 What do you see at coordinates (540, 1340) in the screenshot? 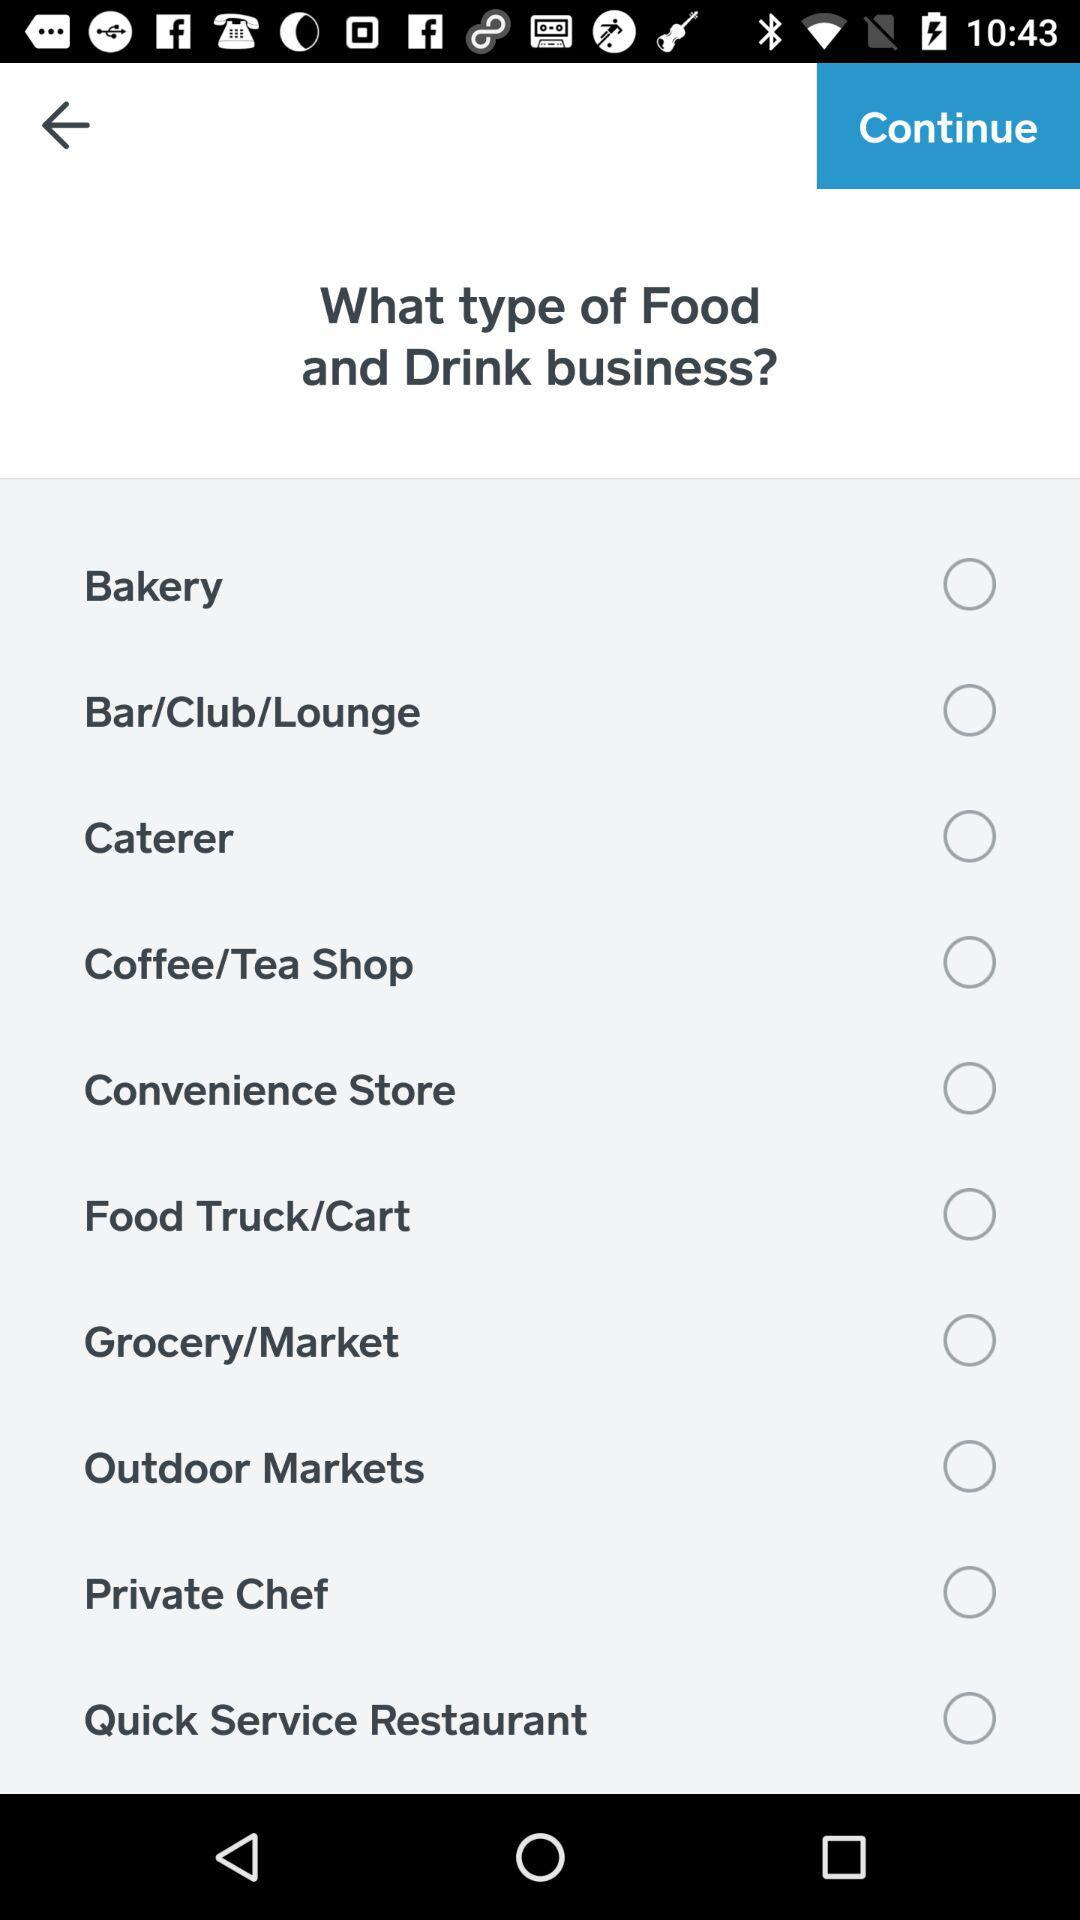
I see `the icon above the outdoor markets item` at bounding box center [540, 1340].